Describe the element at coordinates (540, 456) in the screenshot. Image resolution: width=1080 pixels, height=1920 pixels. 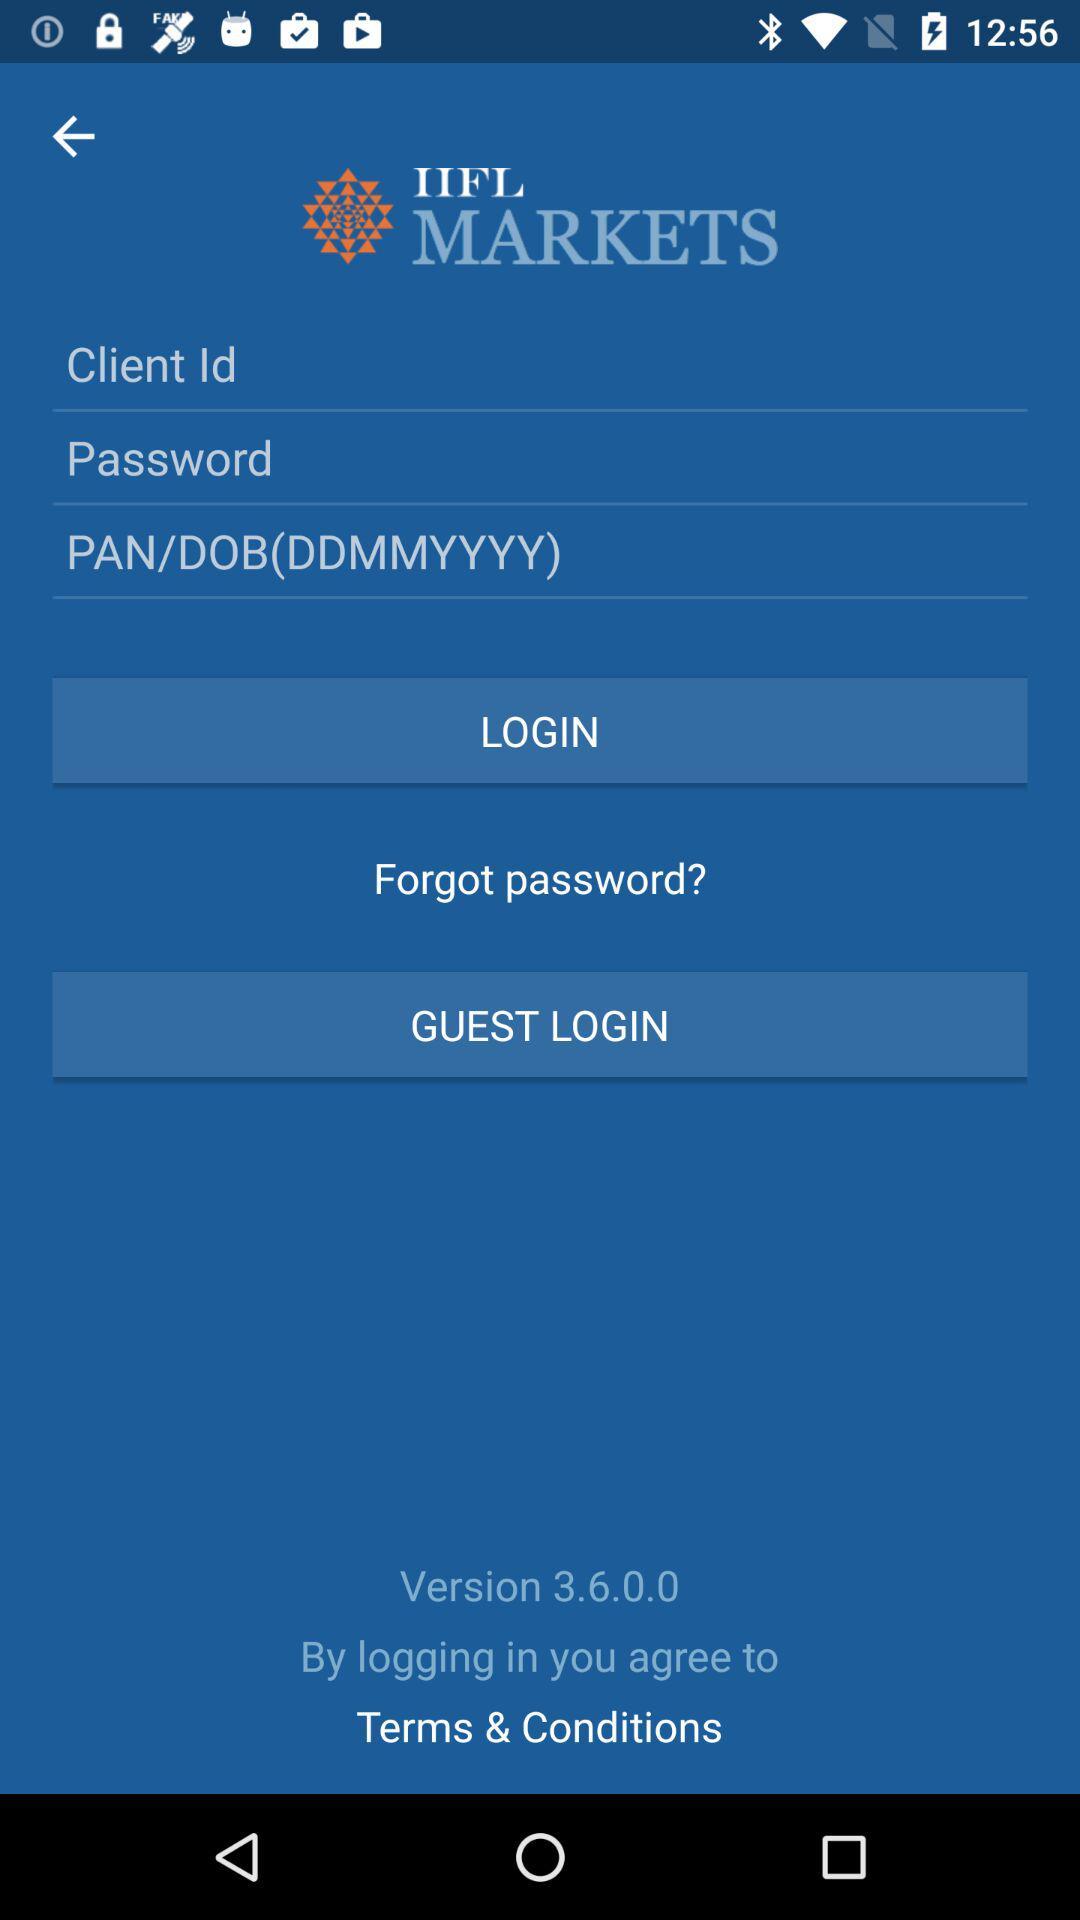
I see `login password` at that location.